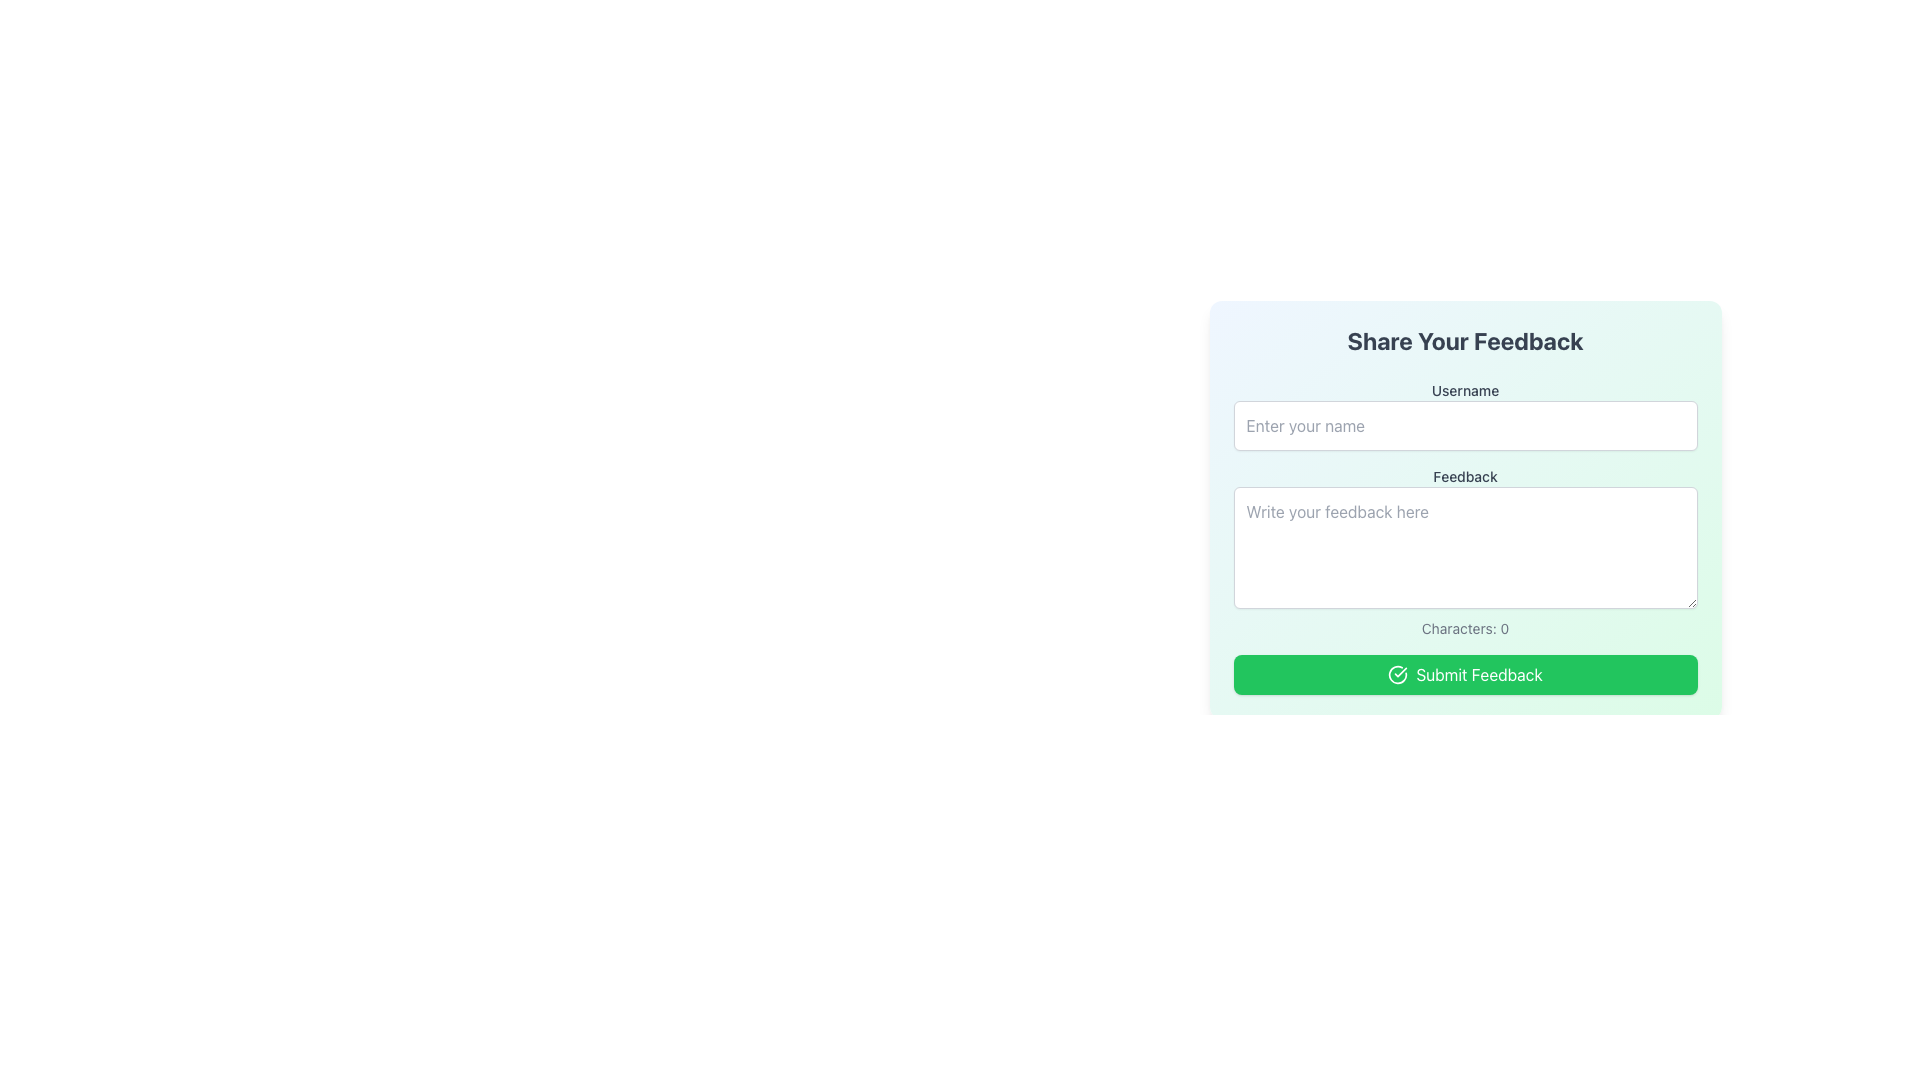 This screenshot has height=1080, width=1920. What do you see at coordinates (1465, 675) in the screenshot?
I see `the large green 'Submit Feedback' button located at the bottom of the feedback form` at bounding box center [1465, 675].